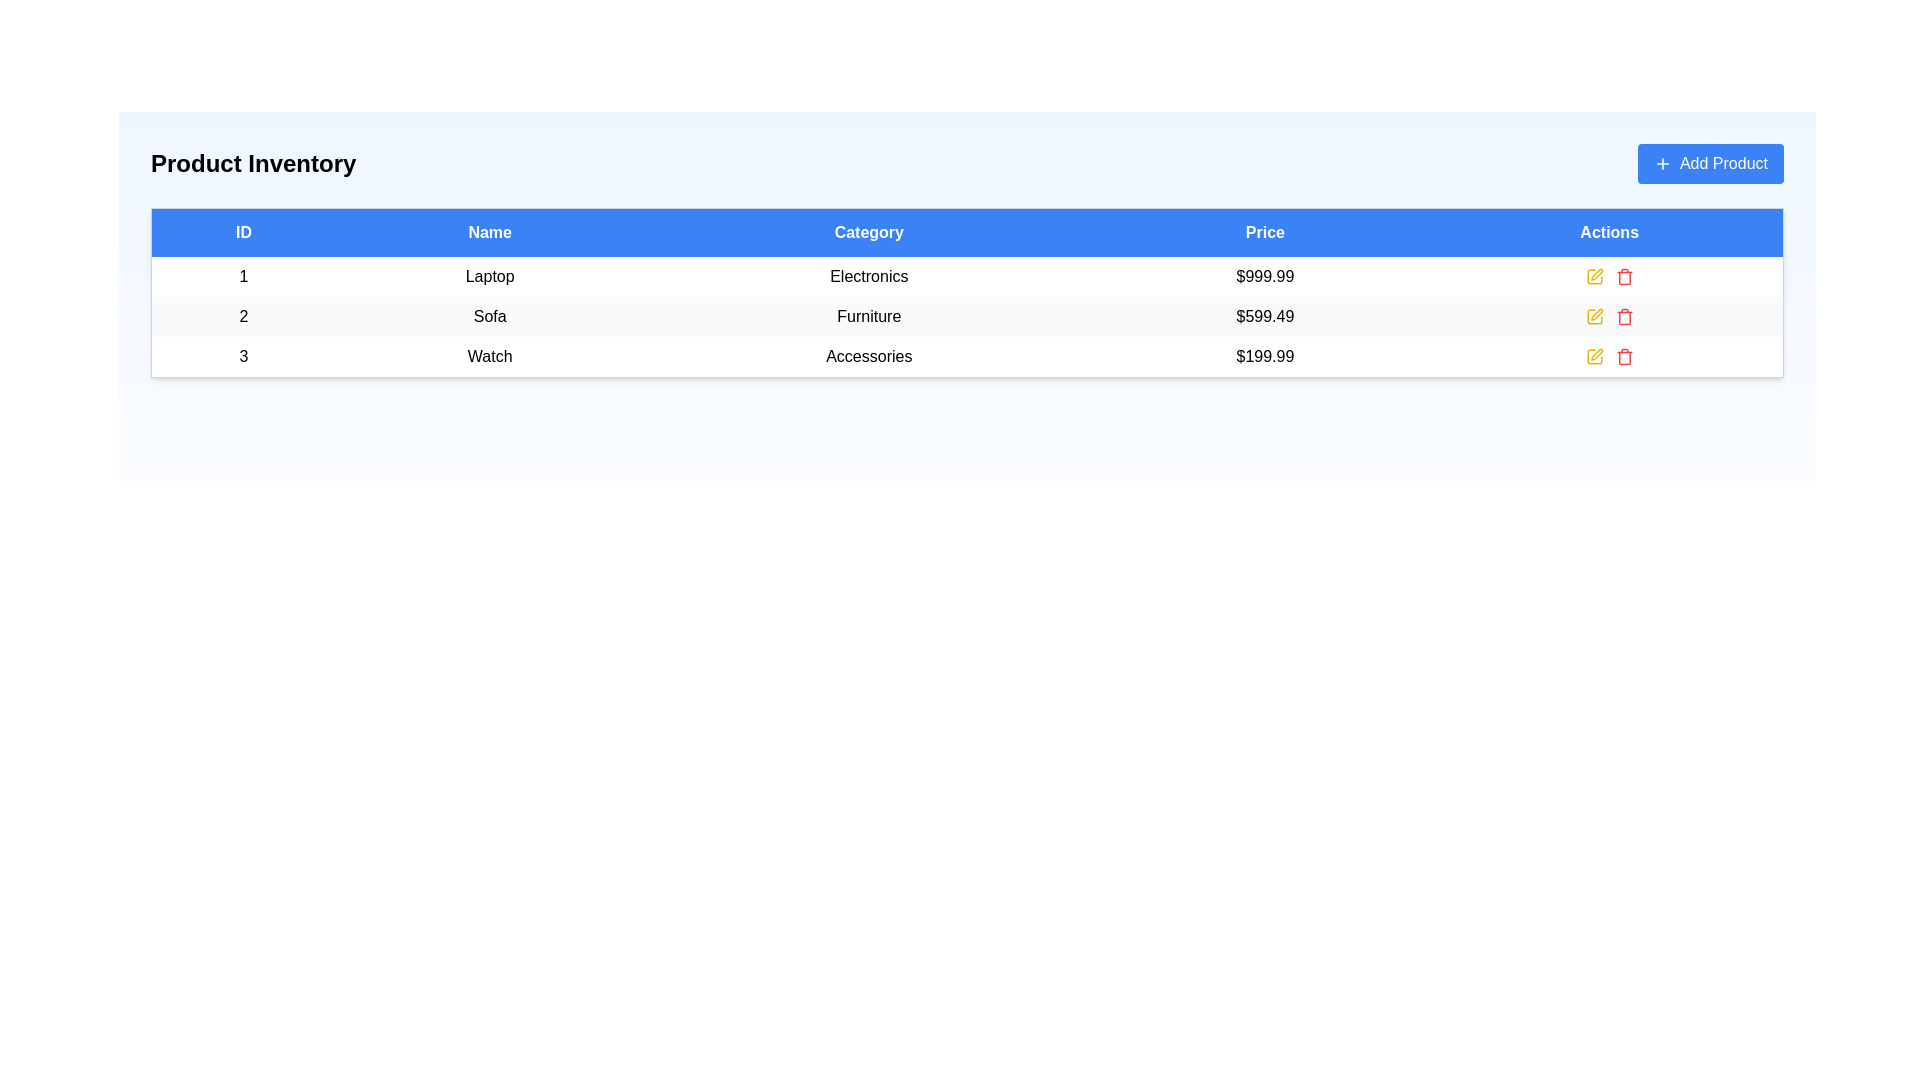 Image resolution: width=1920 pixels, height=1080 pixels. Describe the element at coordinates (869, 277) in the screenshot. I see `the 'Category' text label in the first row of the table, which displays the category associated with the product entry, positioned between the 'Laptop' label and the '$999.99' label` at that location.